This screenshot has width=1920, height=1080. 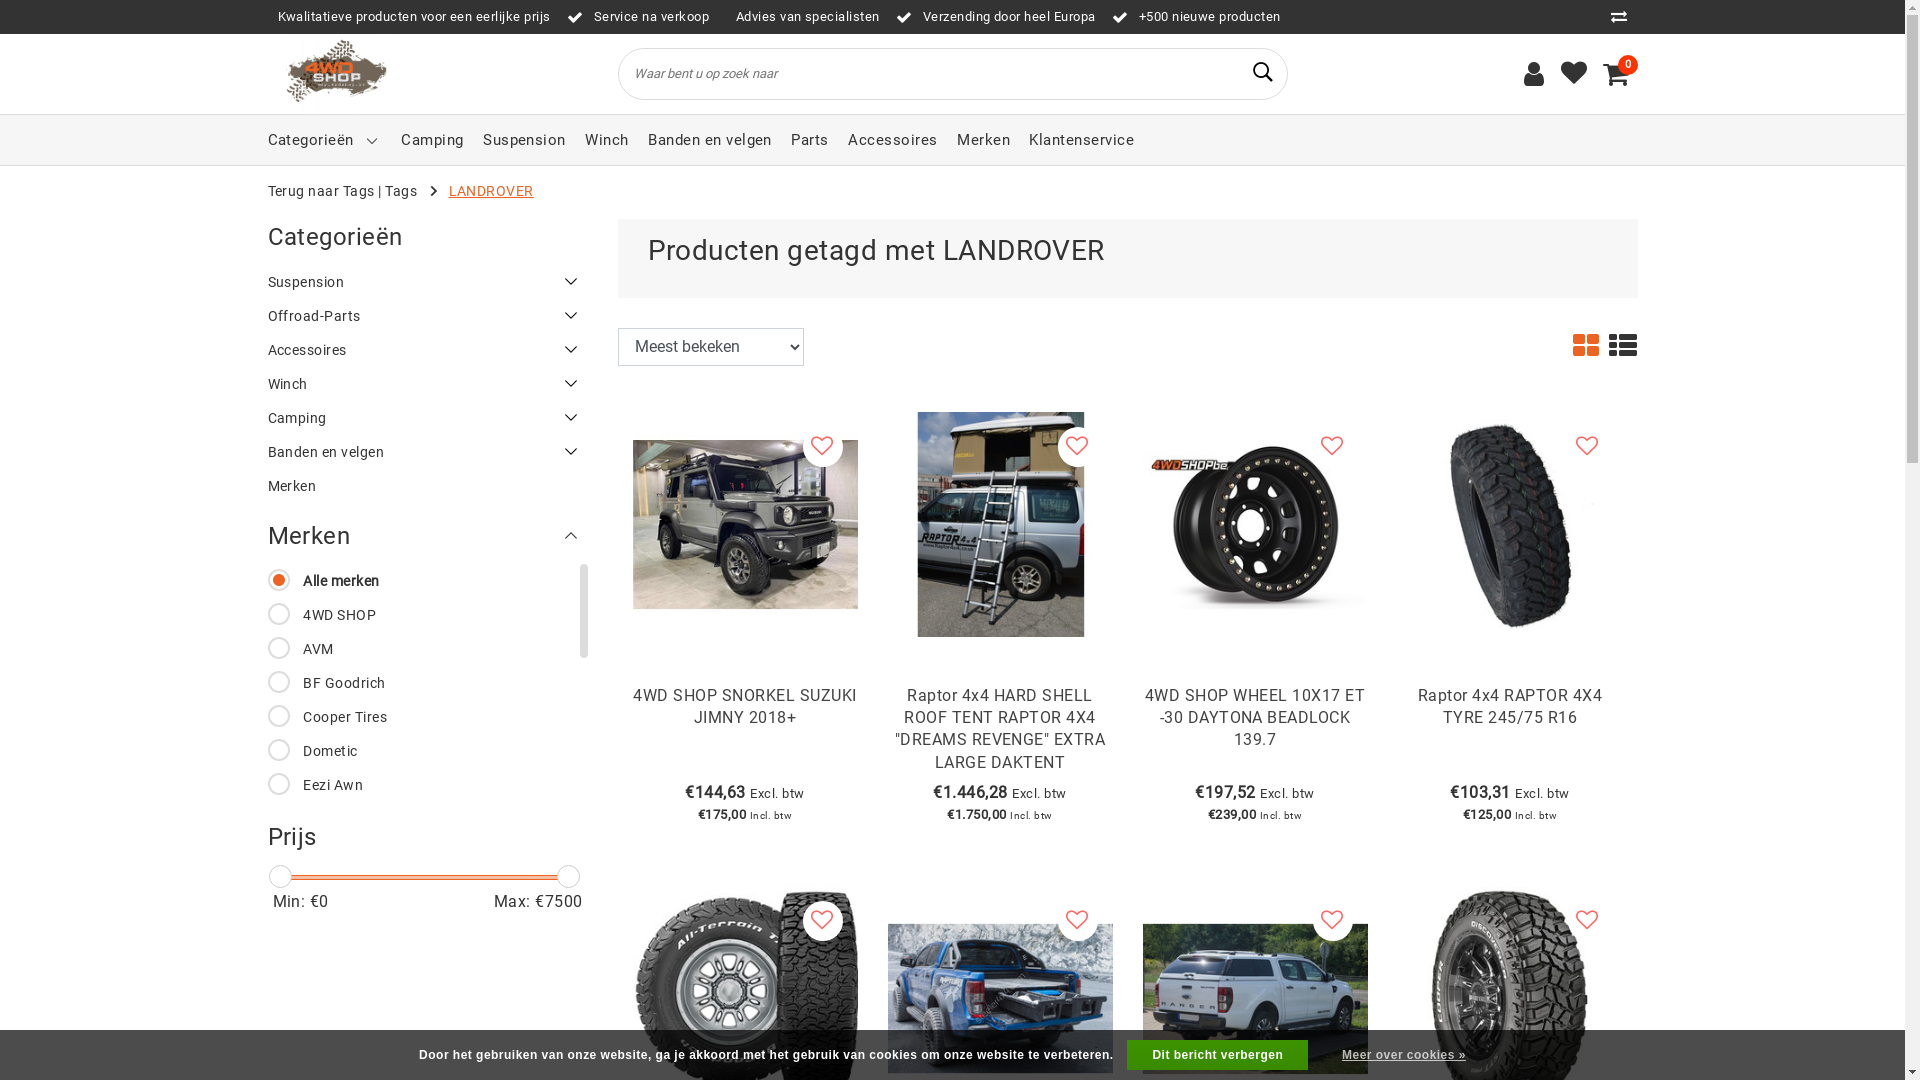 I want to click on 'Verlanglijst', so click(x=1573, y=72).